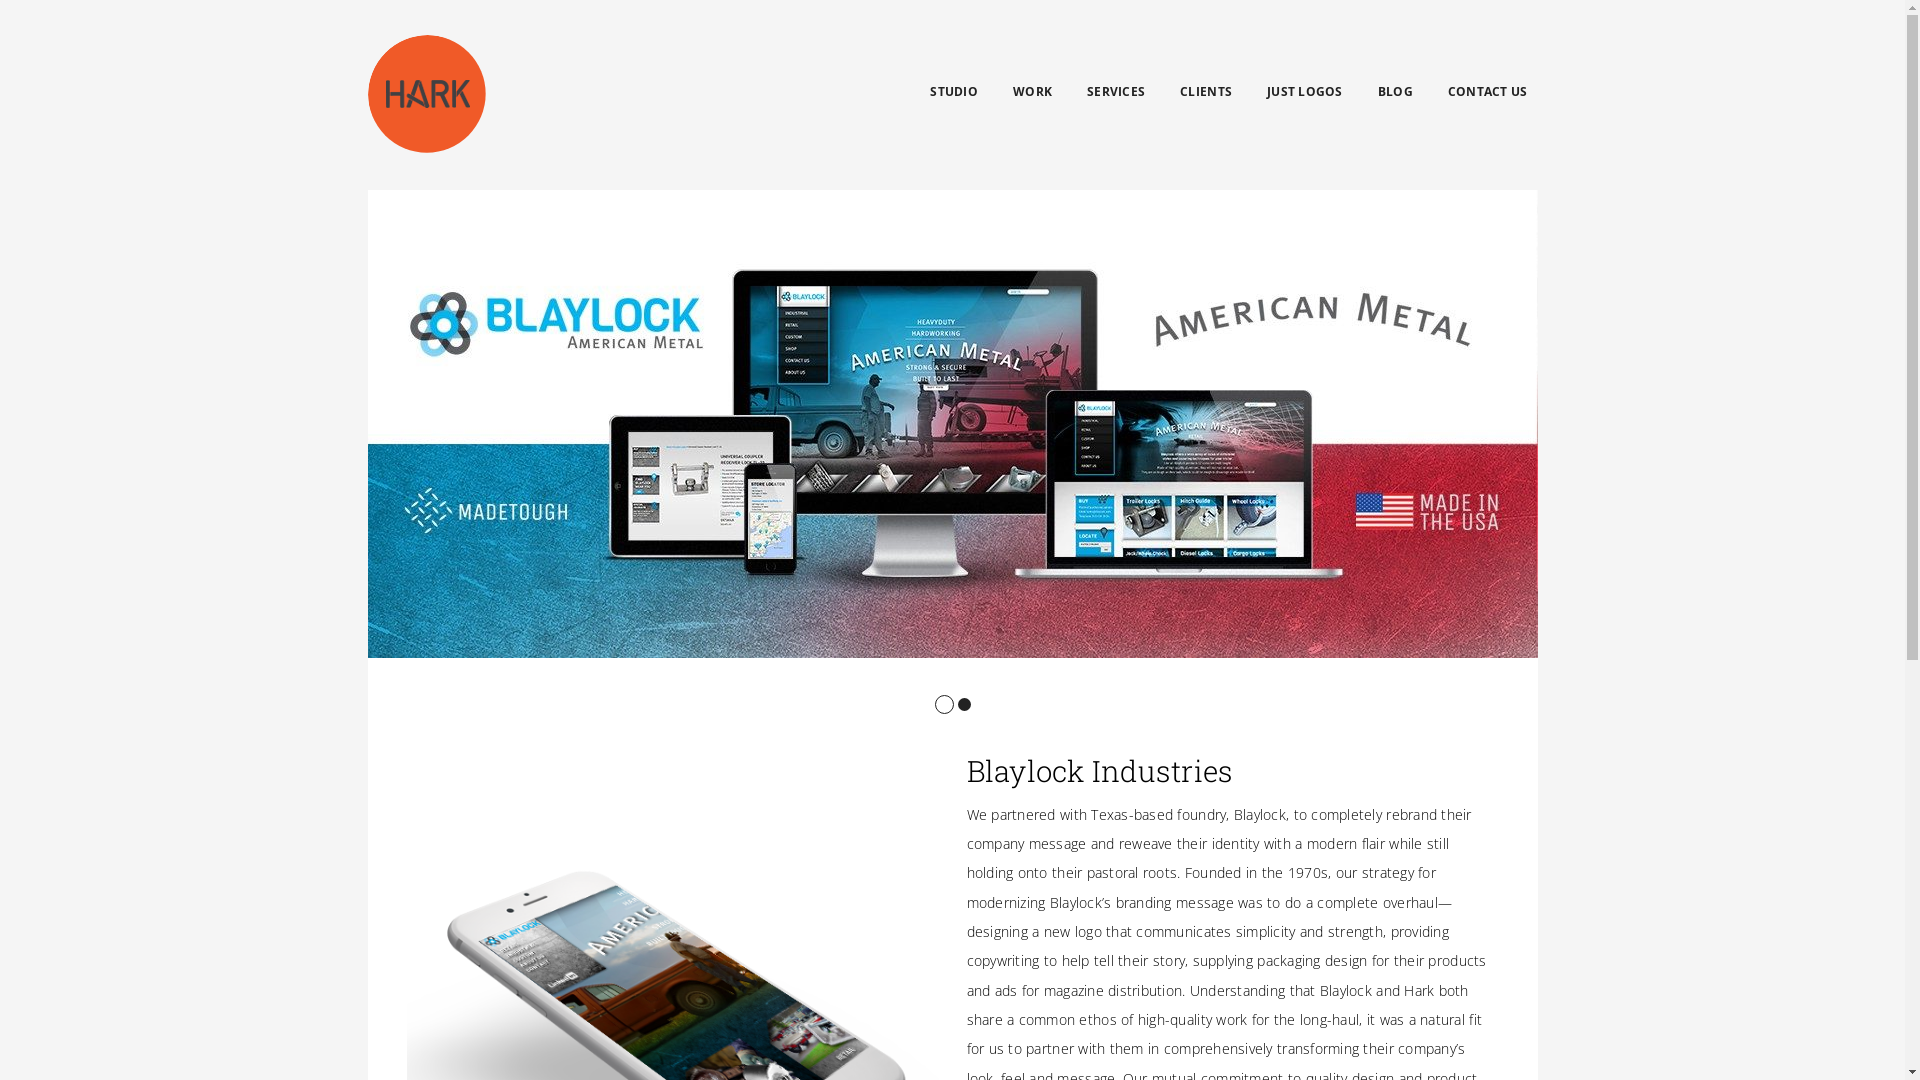 The width and height of the screenshot is (1920, 1080). Describe the element at coordinates (1448, 92) in the screenshot. I see `'CONTACT US'` at that location.